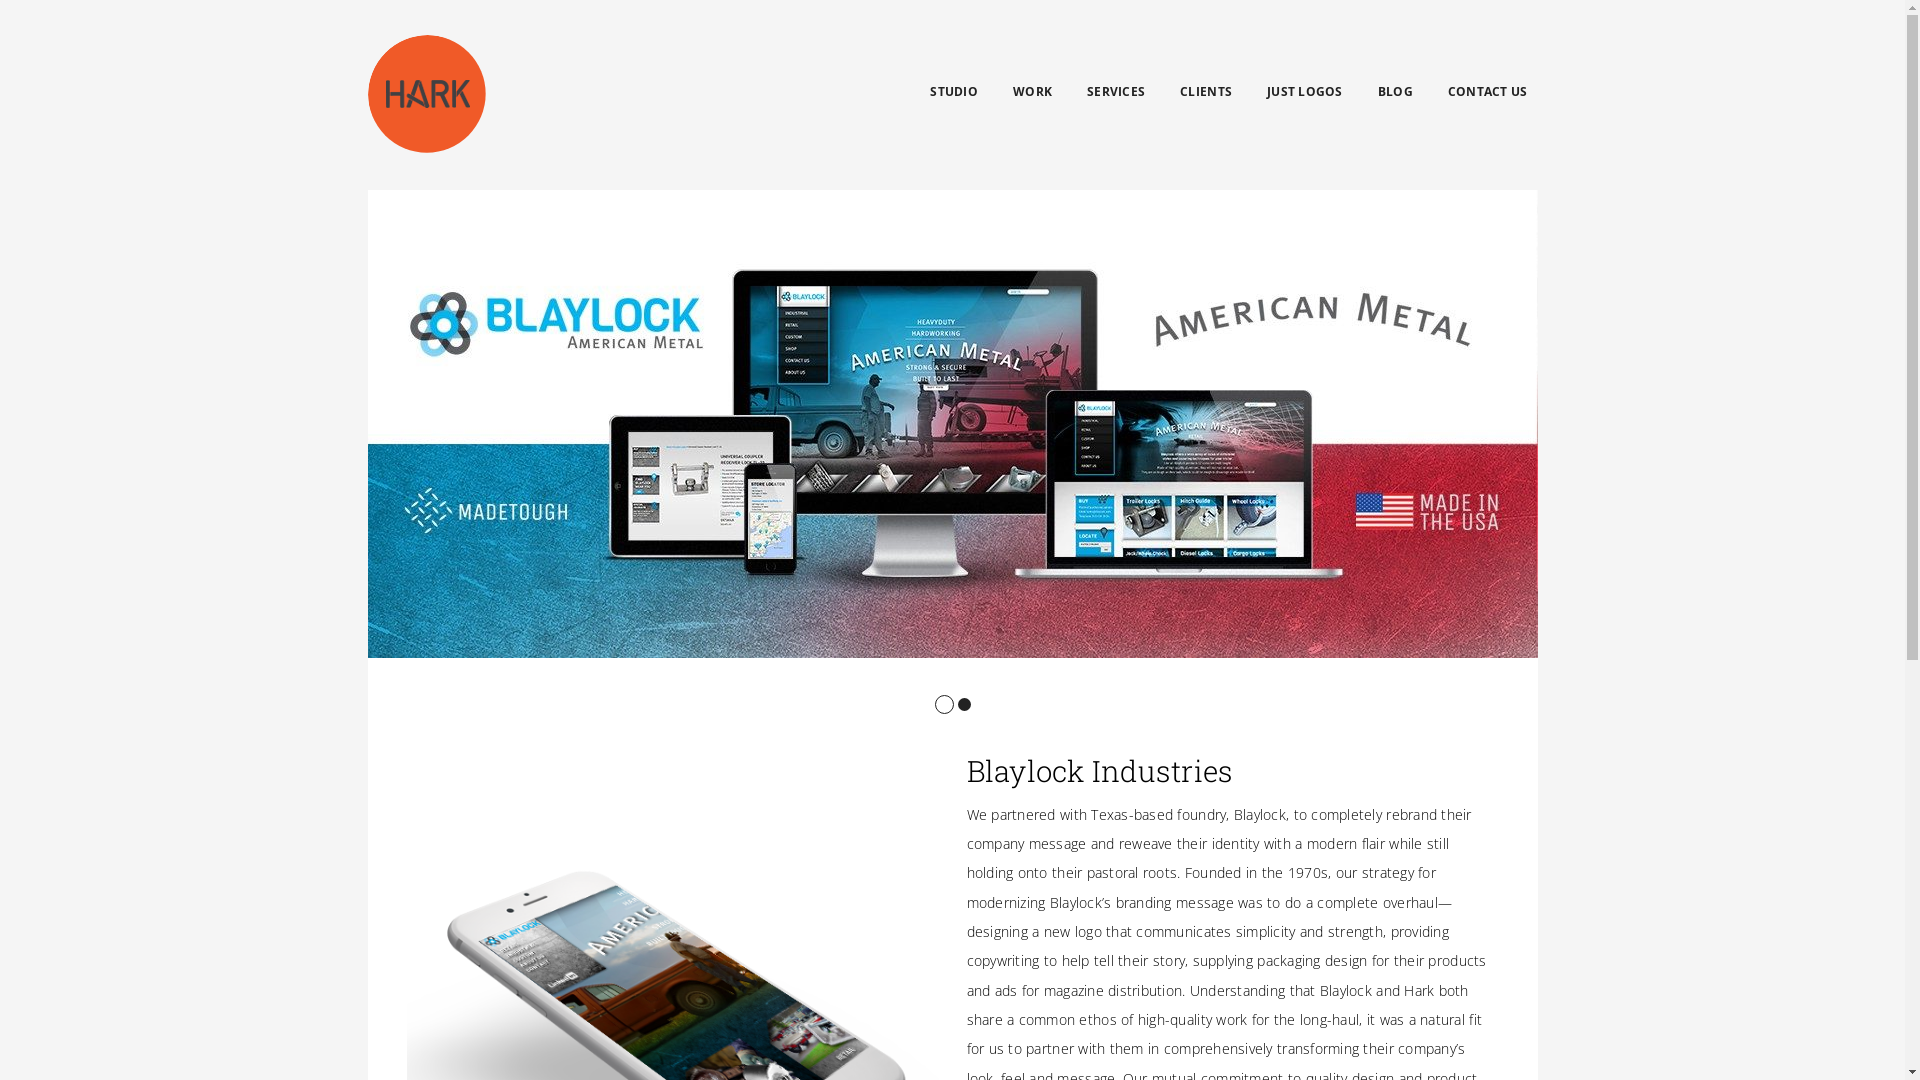 The width and height of the screenshot is (1920, 1080). Describe the element at coordinates (1448, 92) in the screenshot. I see `'CONTACT US'` at that location.